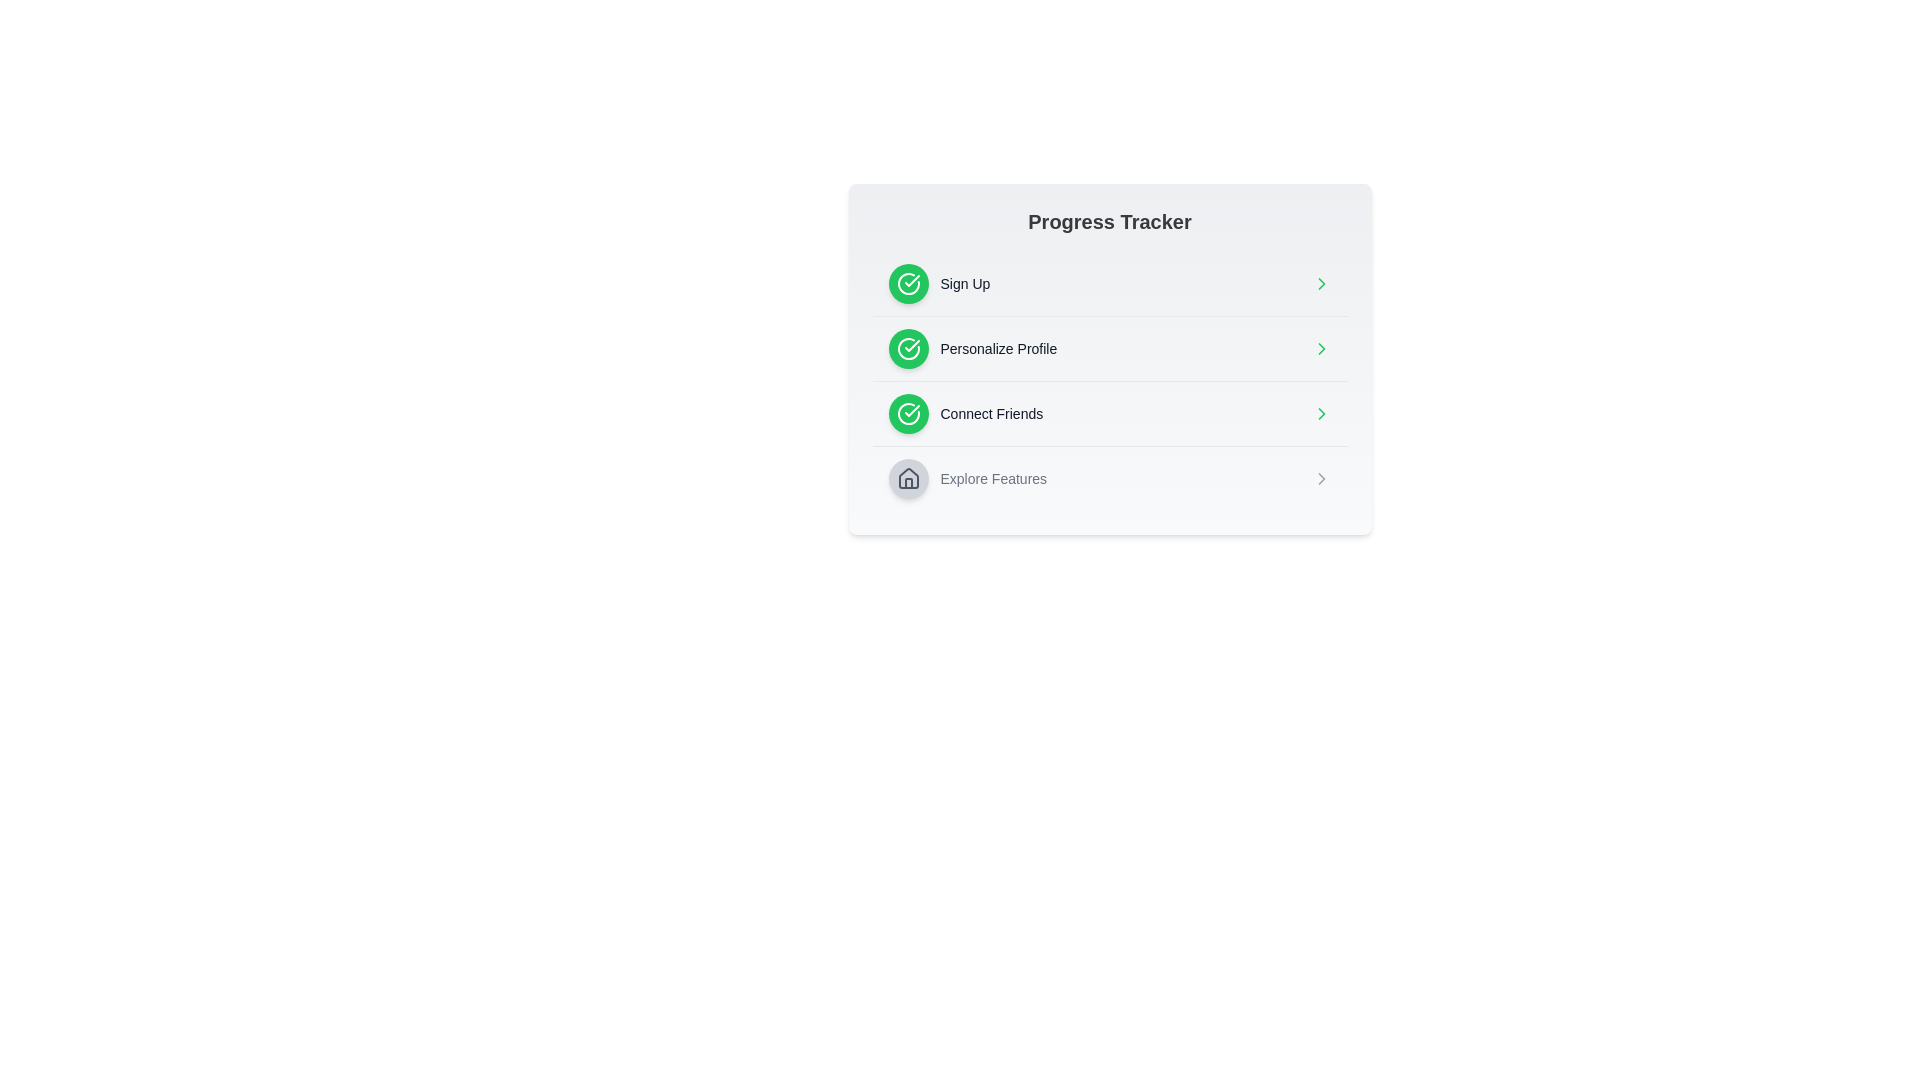 The height and width of the screenshot is (1080, 1920). Describe the element at coordinates (907, 412) in the screenshot. I see `the third checkmark icon in the 'Progress Tracker' panel, which indicates the completion status of the 'Connect Friends' step` at that location.